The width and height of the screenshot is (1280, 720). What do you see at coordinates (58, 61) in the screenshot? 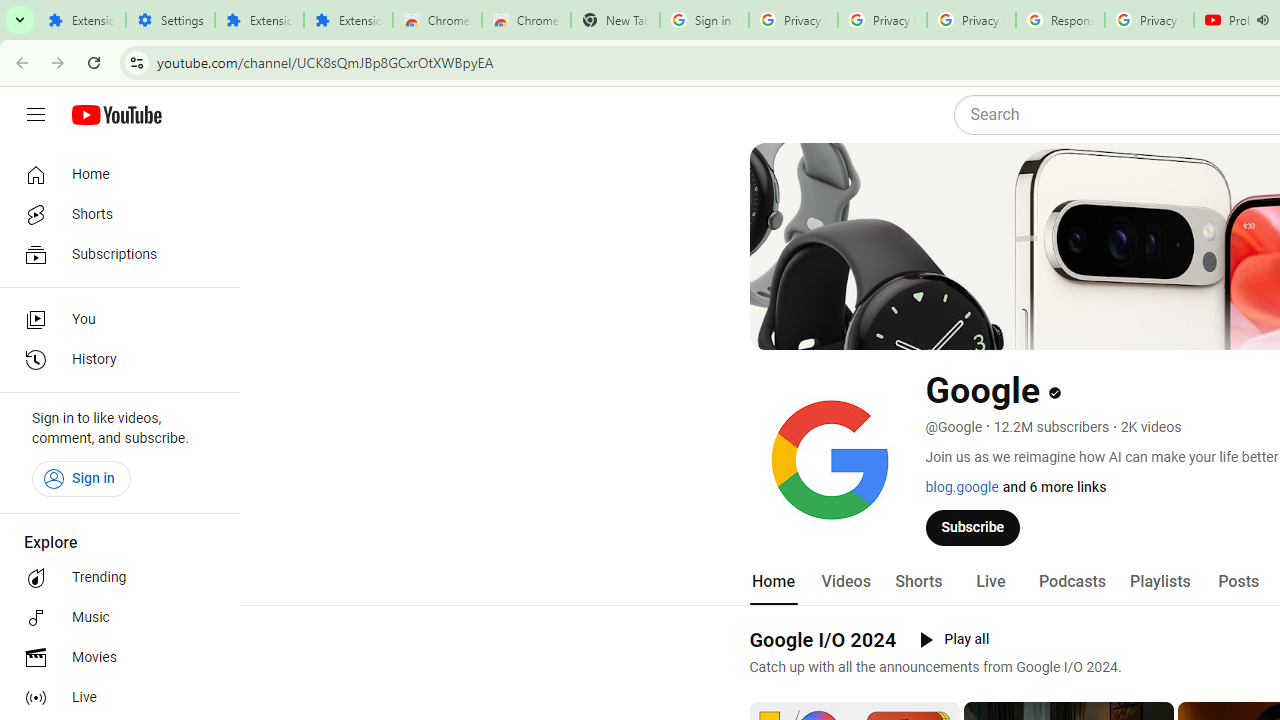
I see `'Forward'` at bounding box center [58, 61].